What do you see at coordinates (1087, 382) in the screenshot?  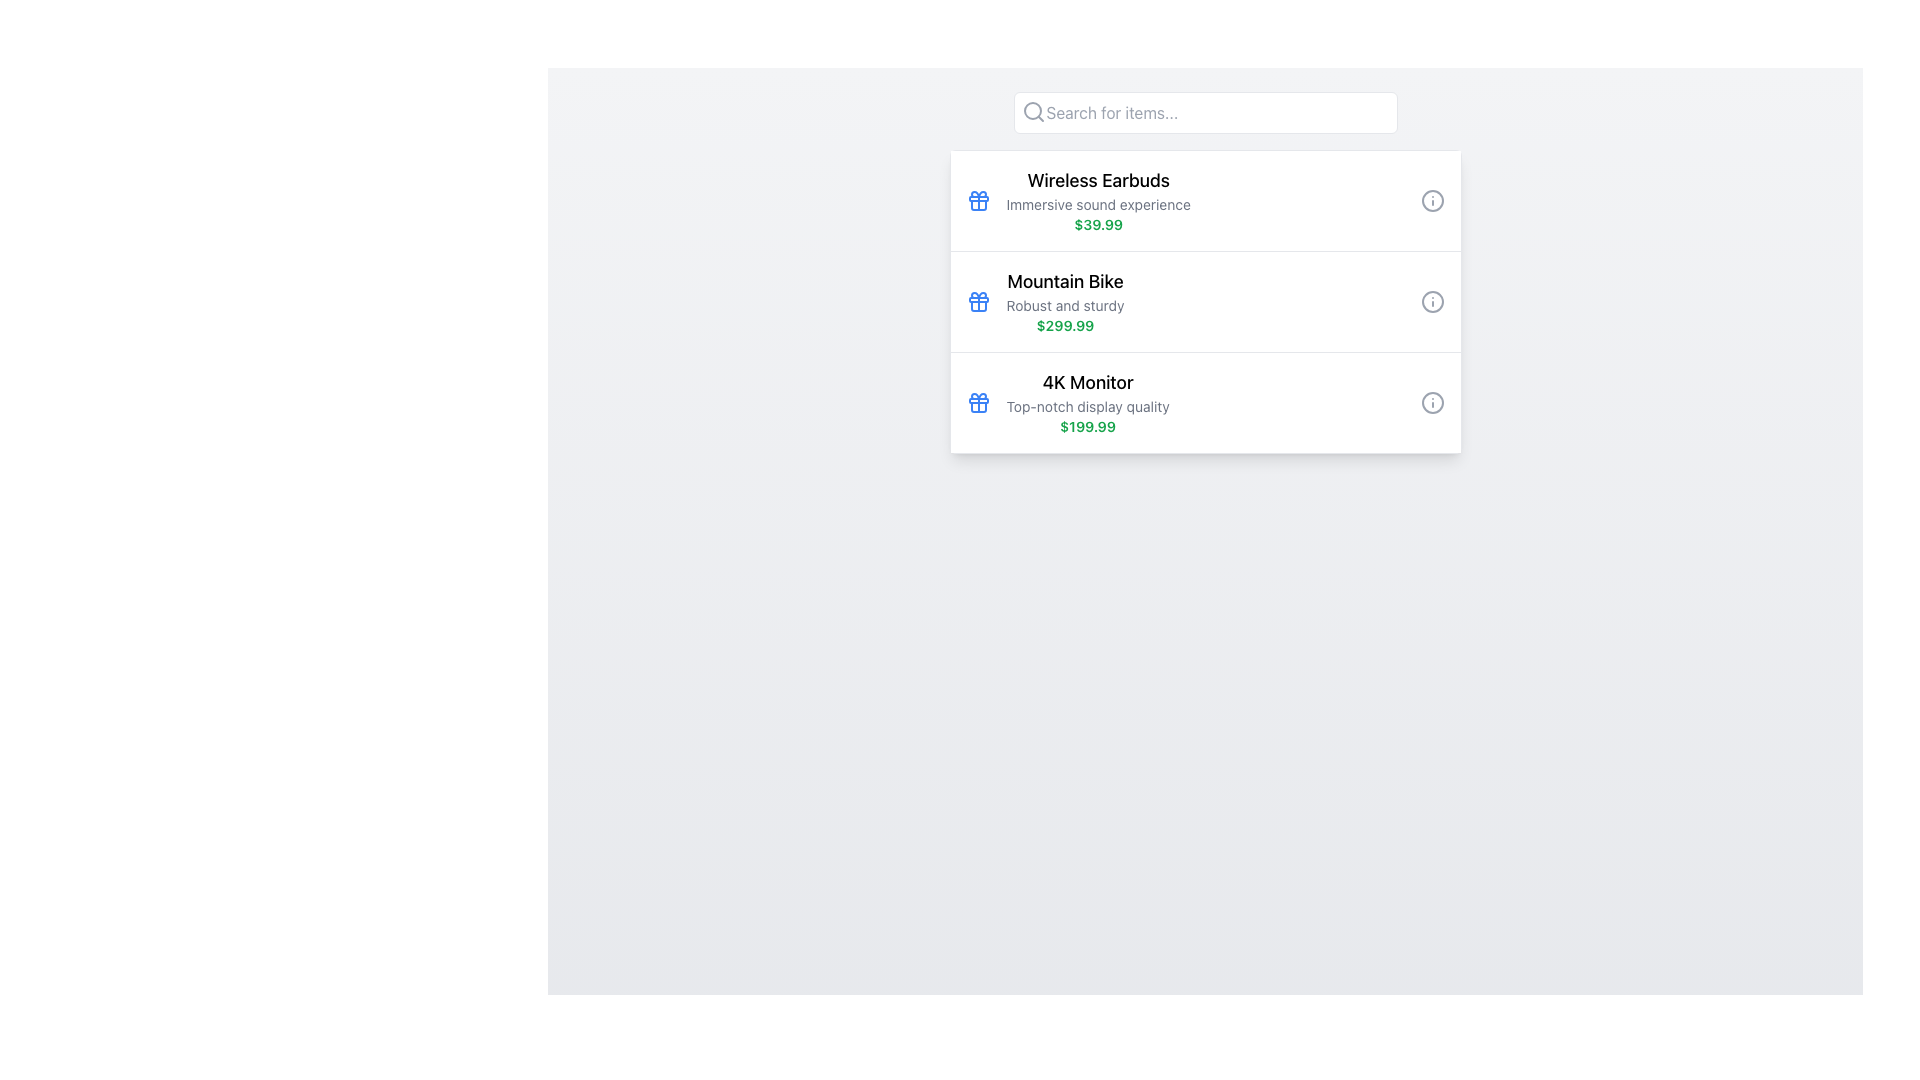 I see `the product title label, which is the third item in the product list, centrally located above the description and price` at bounding box center [1087, 382].